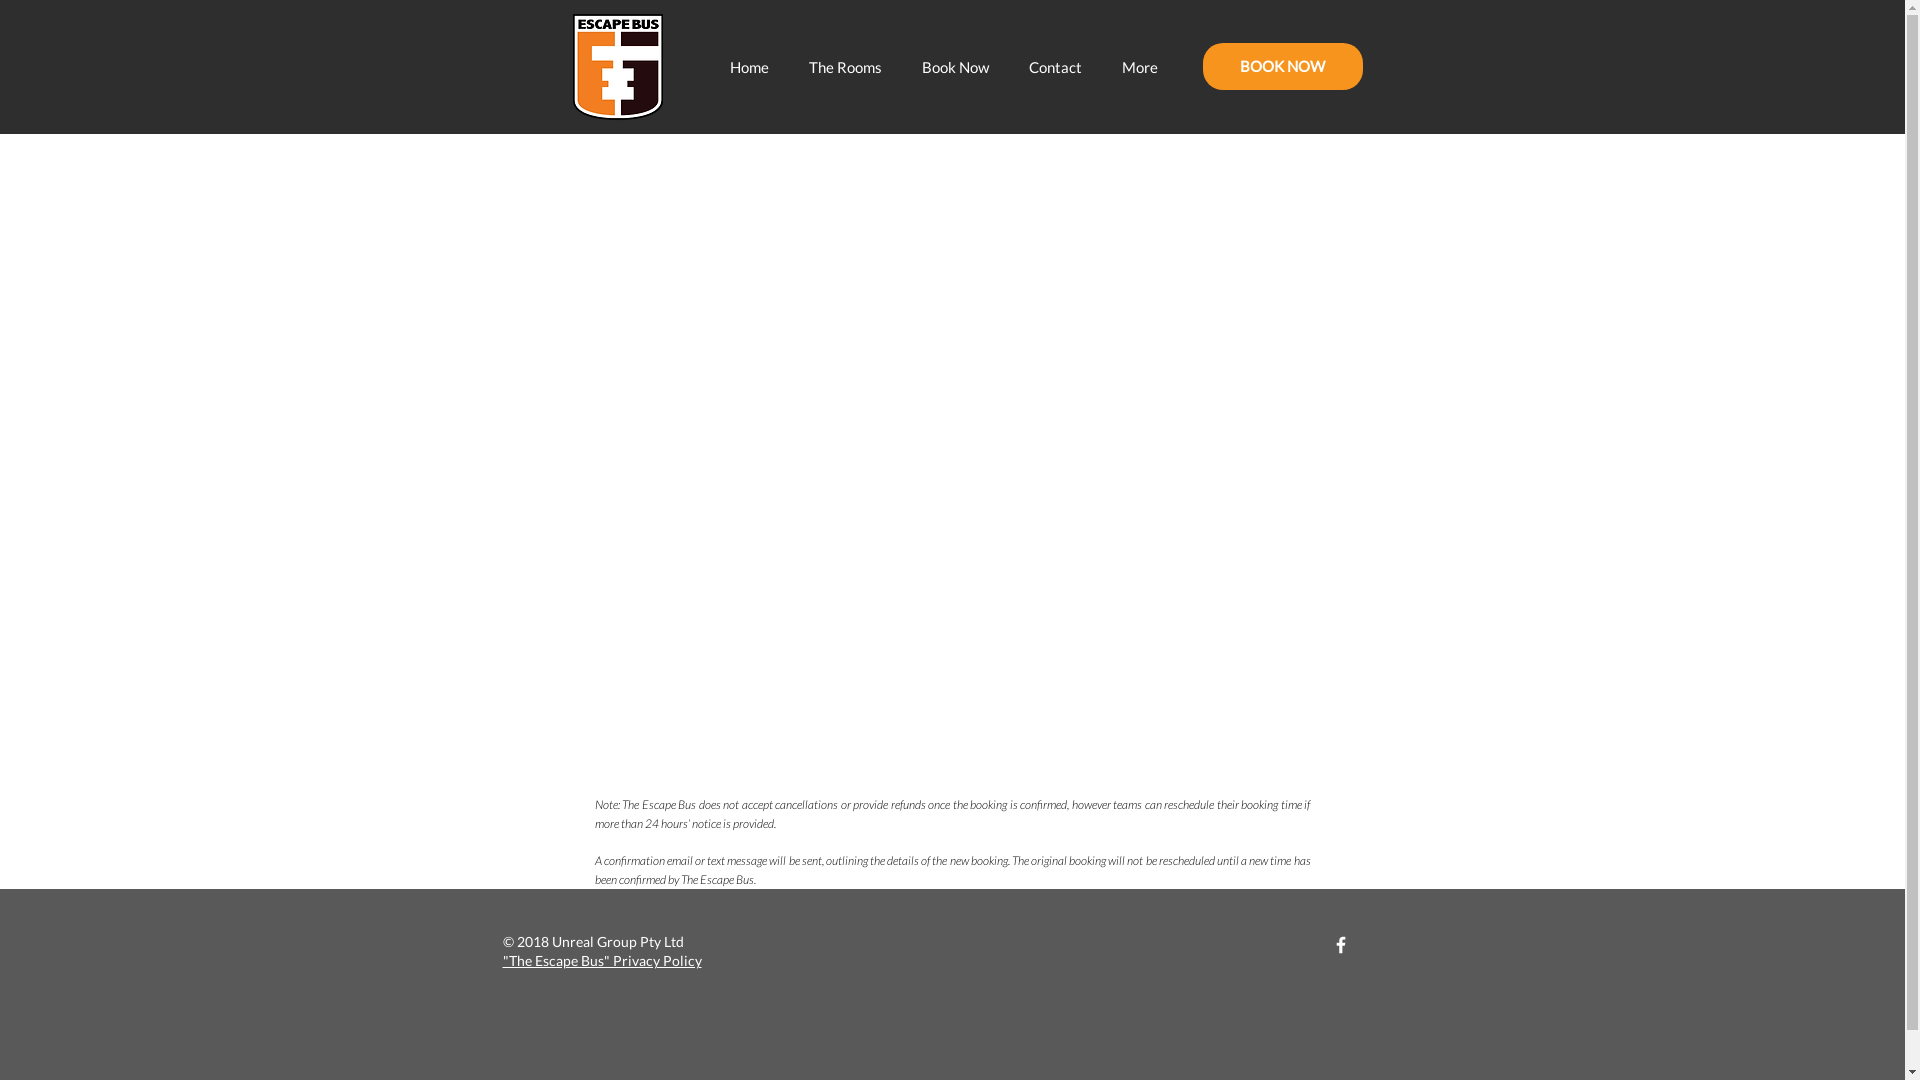 The width and height of the screenshot is (1920, 1080). What do you see at coordinates (954, 65) in the screenshot?
I see `'Book Now'` at bounding box center [954, 65].